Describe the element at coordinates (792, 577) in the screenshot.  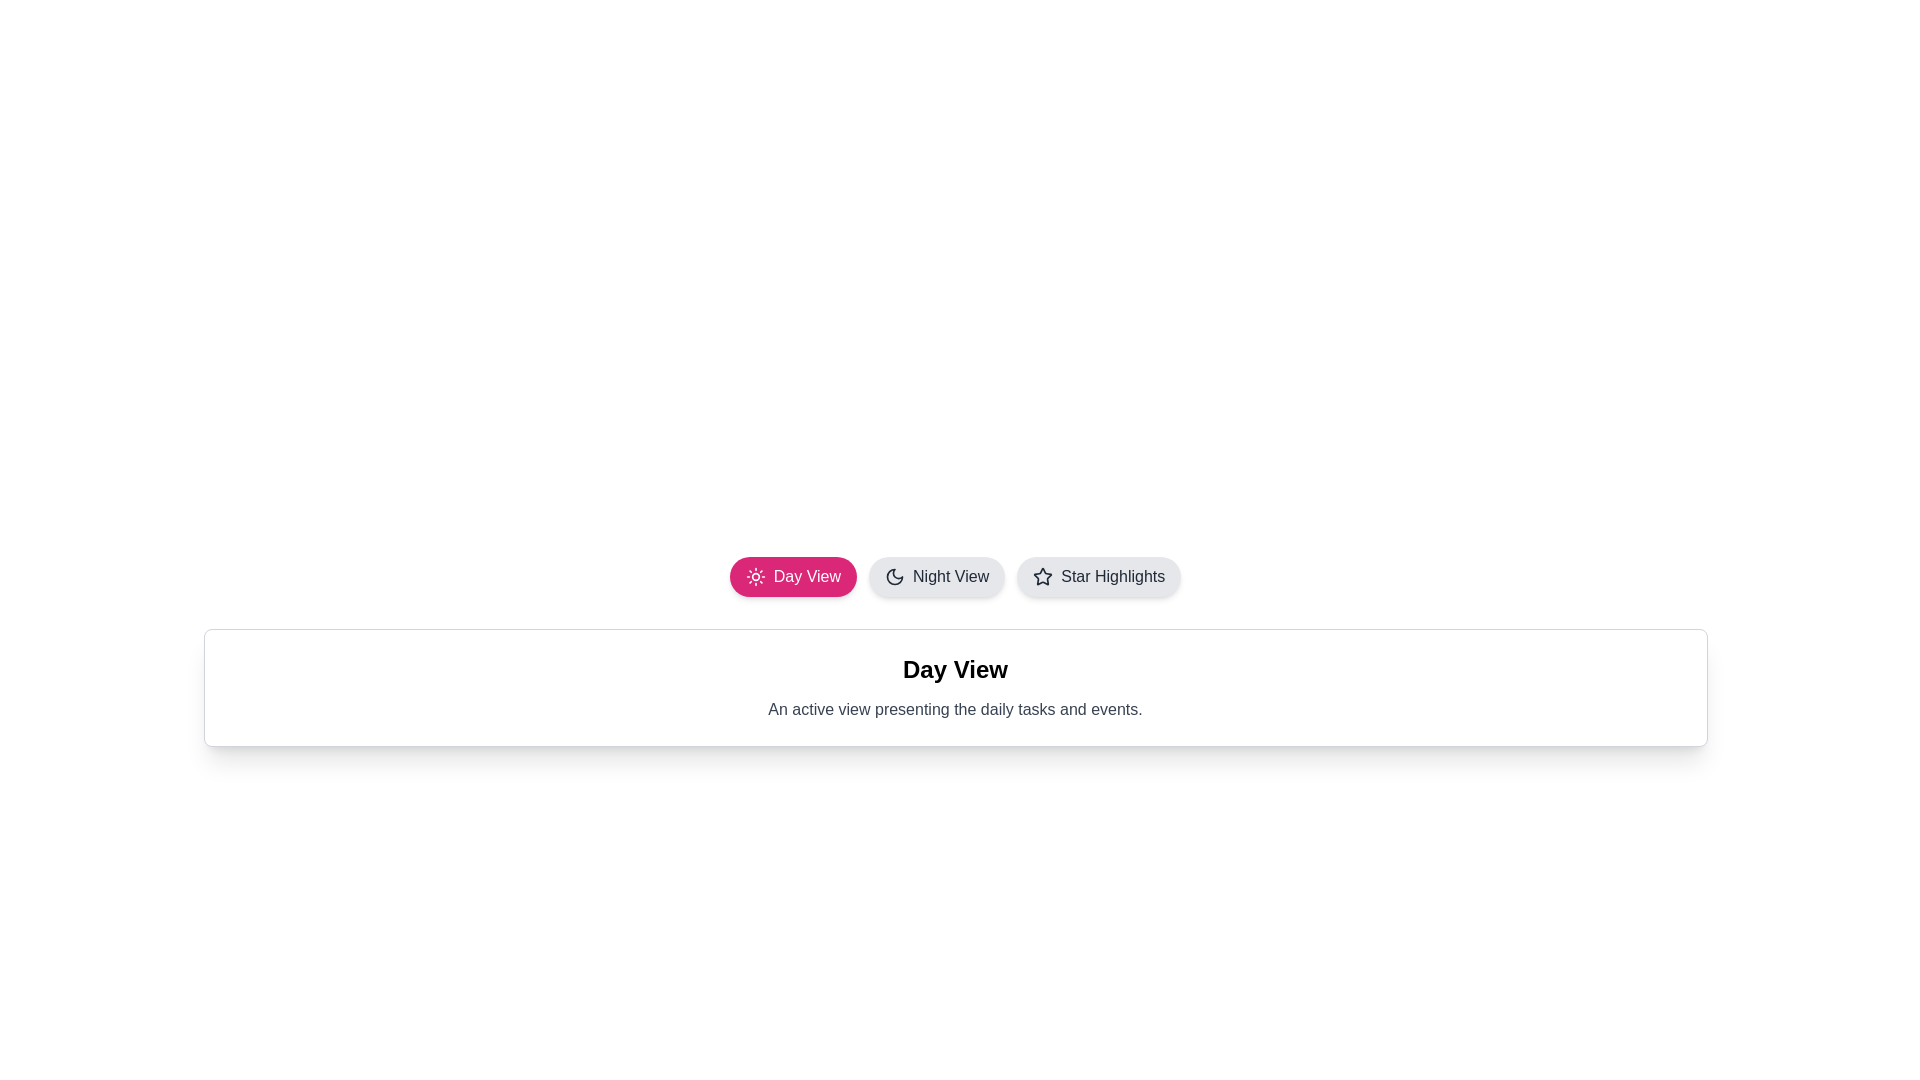
I see `the tab corresponding to Day View to change the active view` at that location.